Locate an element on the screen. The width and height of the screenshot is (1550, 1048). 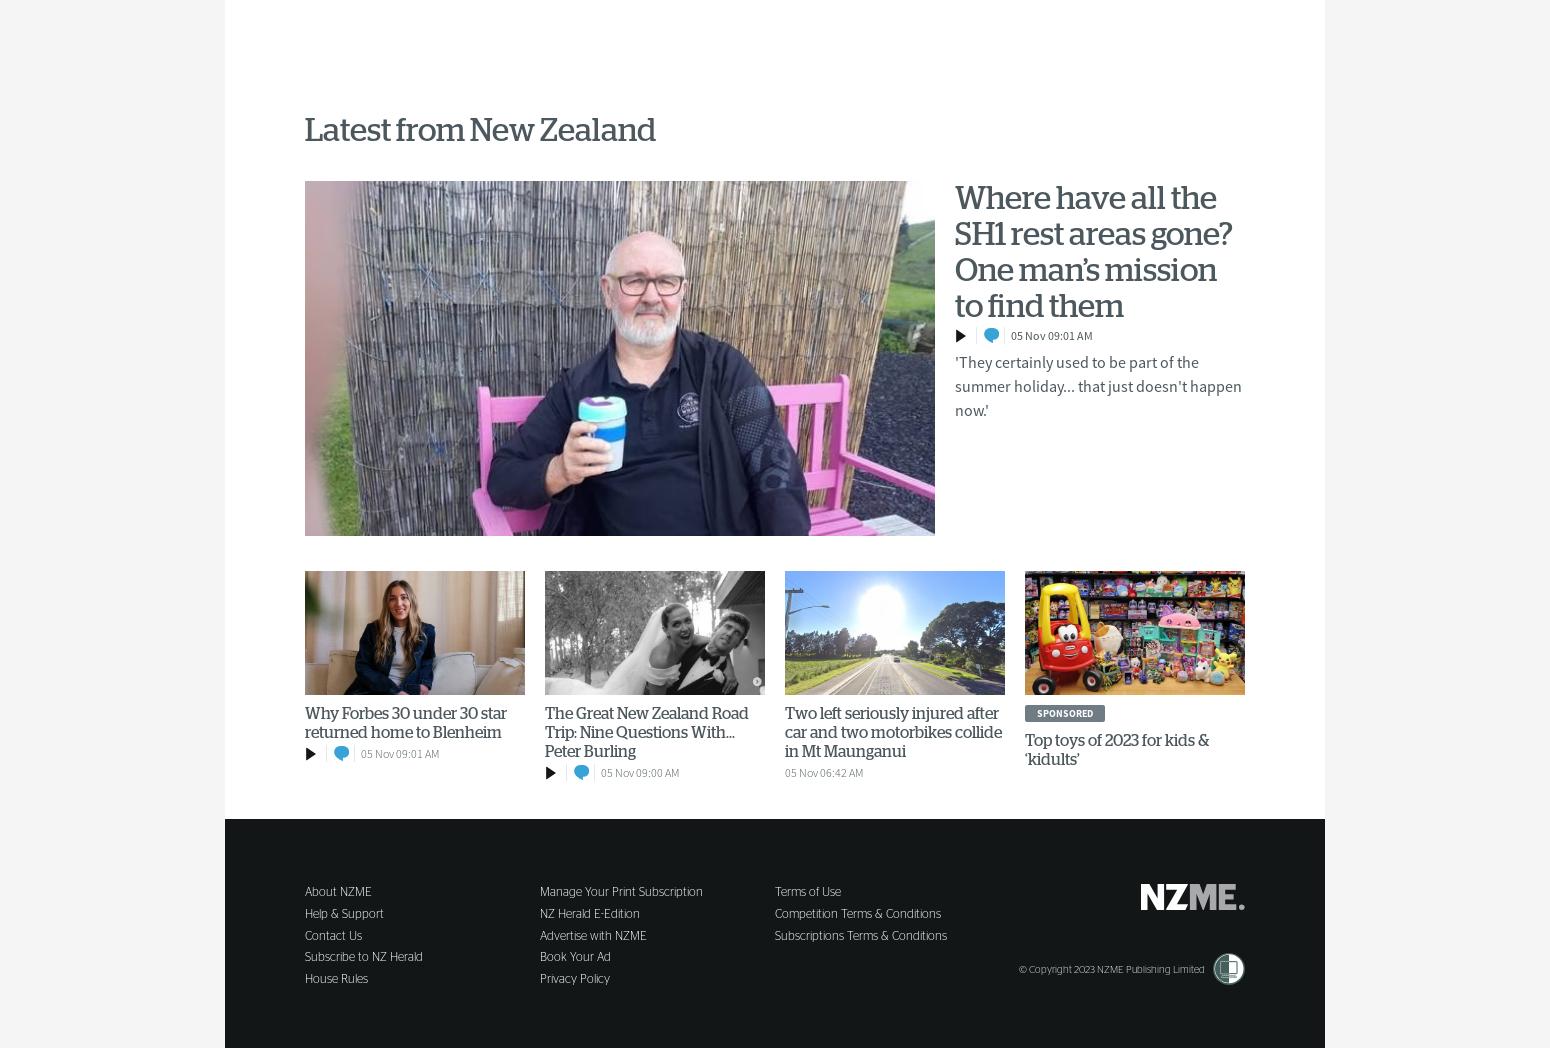
'© Copyright' is located at coordinates (1046, 967).